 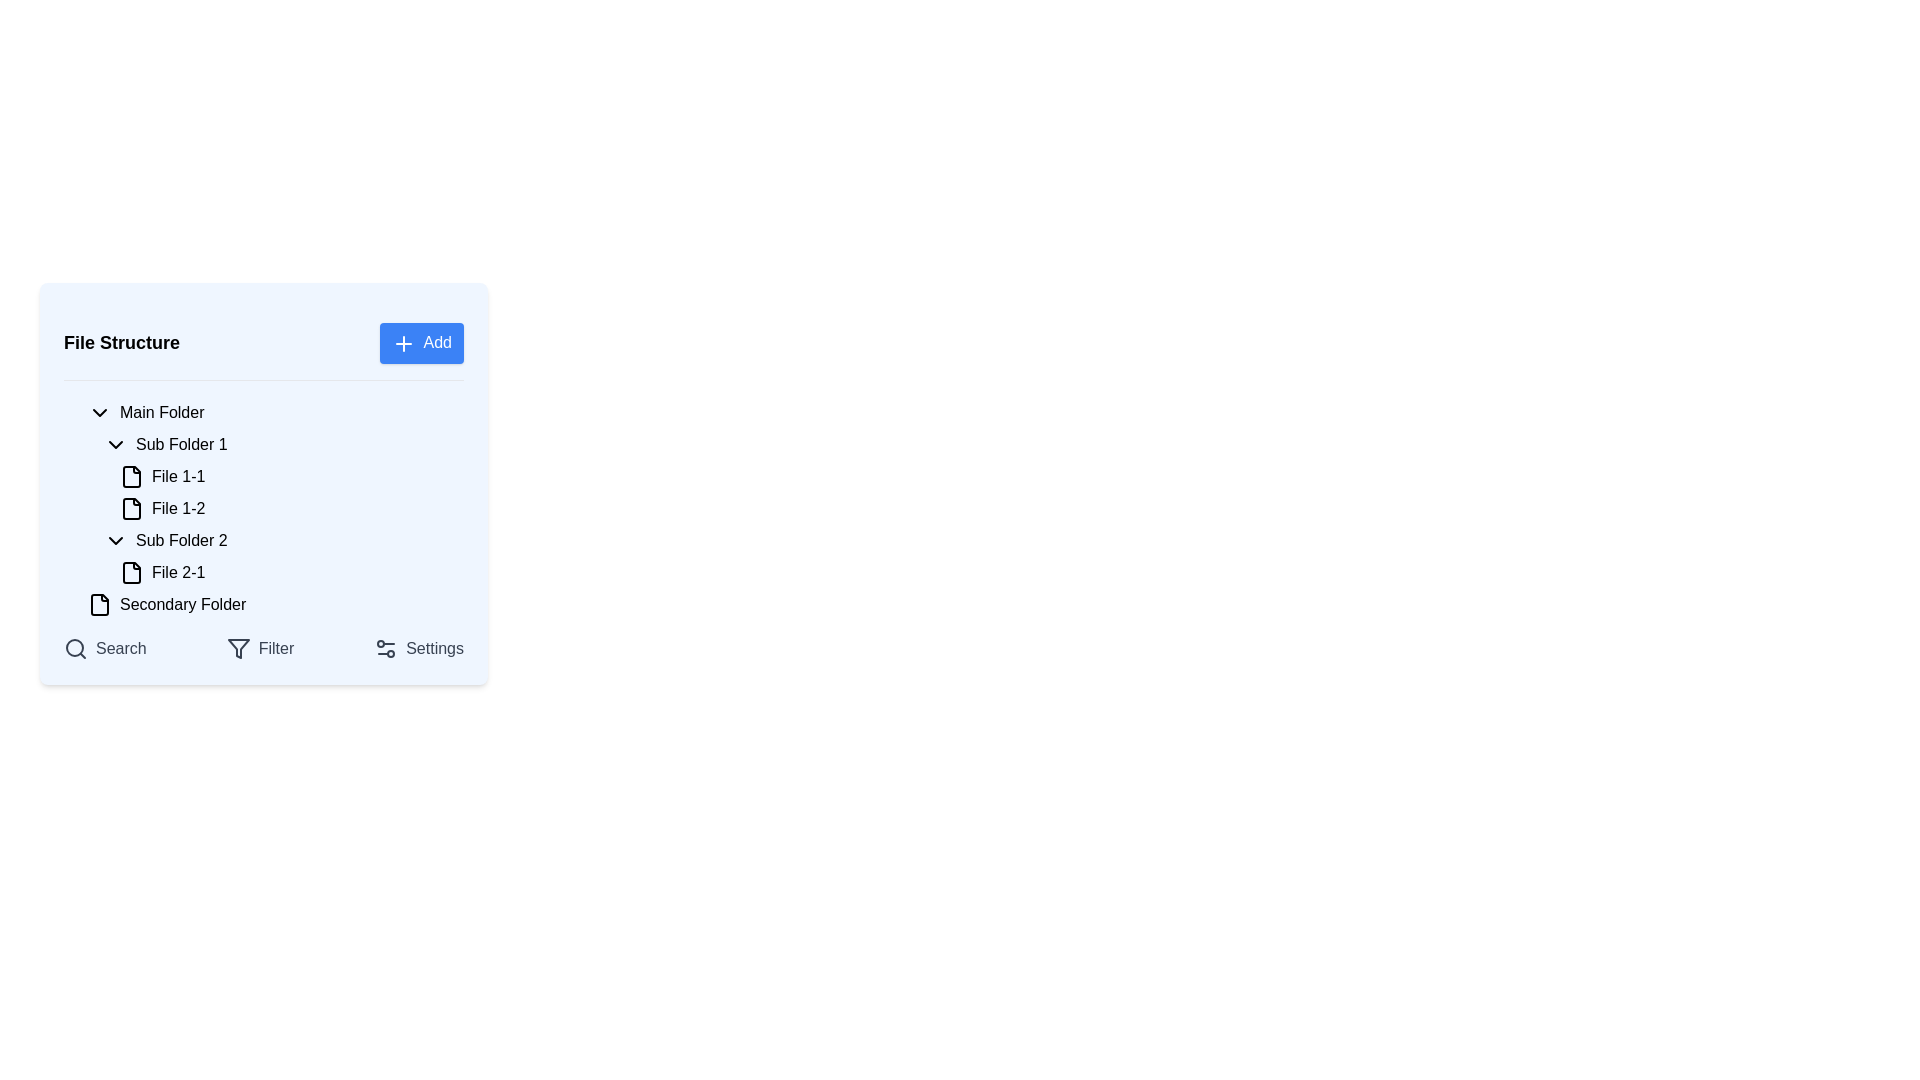 What do you see at coordinates (287, 507) in the screenshot?
I see `to select or open the file labeled 'File 1-2' in the hierarchical tree structure under 'Sub Folder 1'` at bounding box center [287, 507].